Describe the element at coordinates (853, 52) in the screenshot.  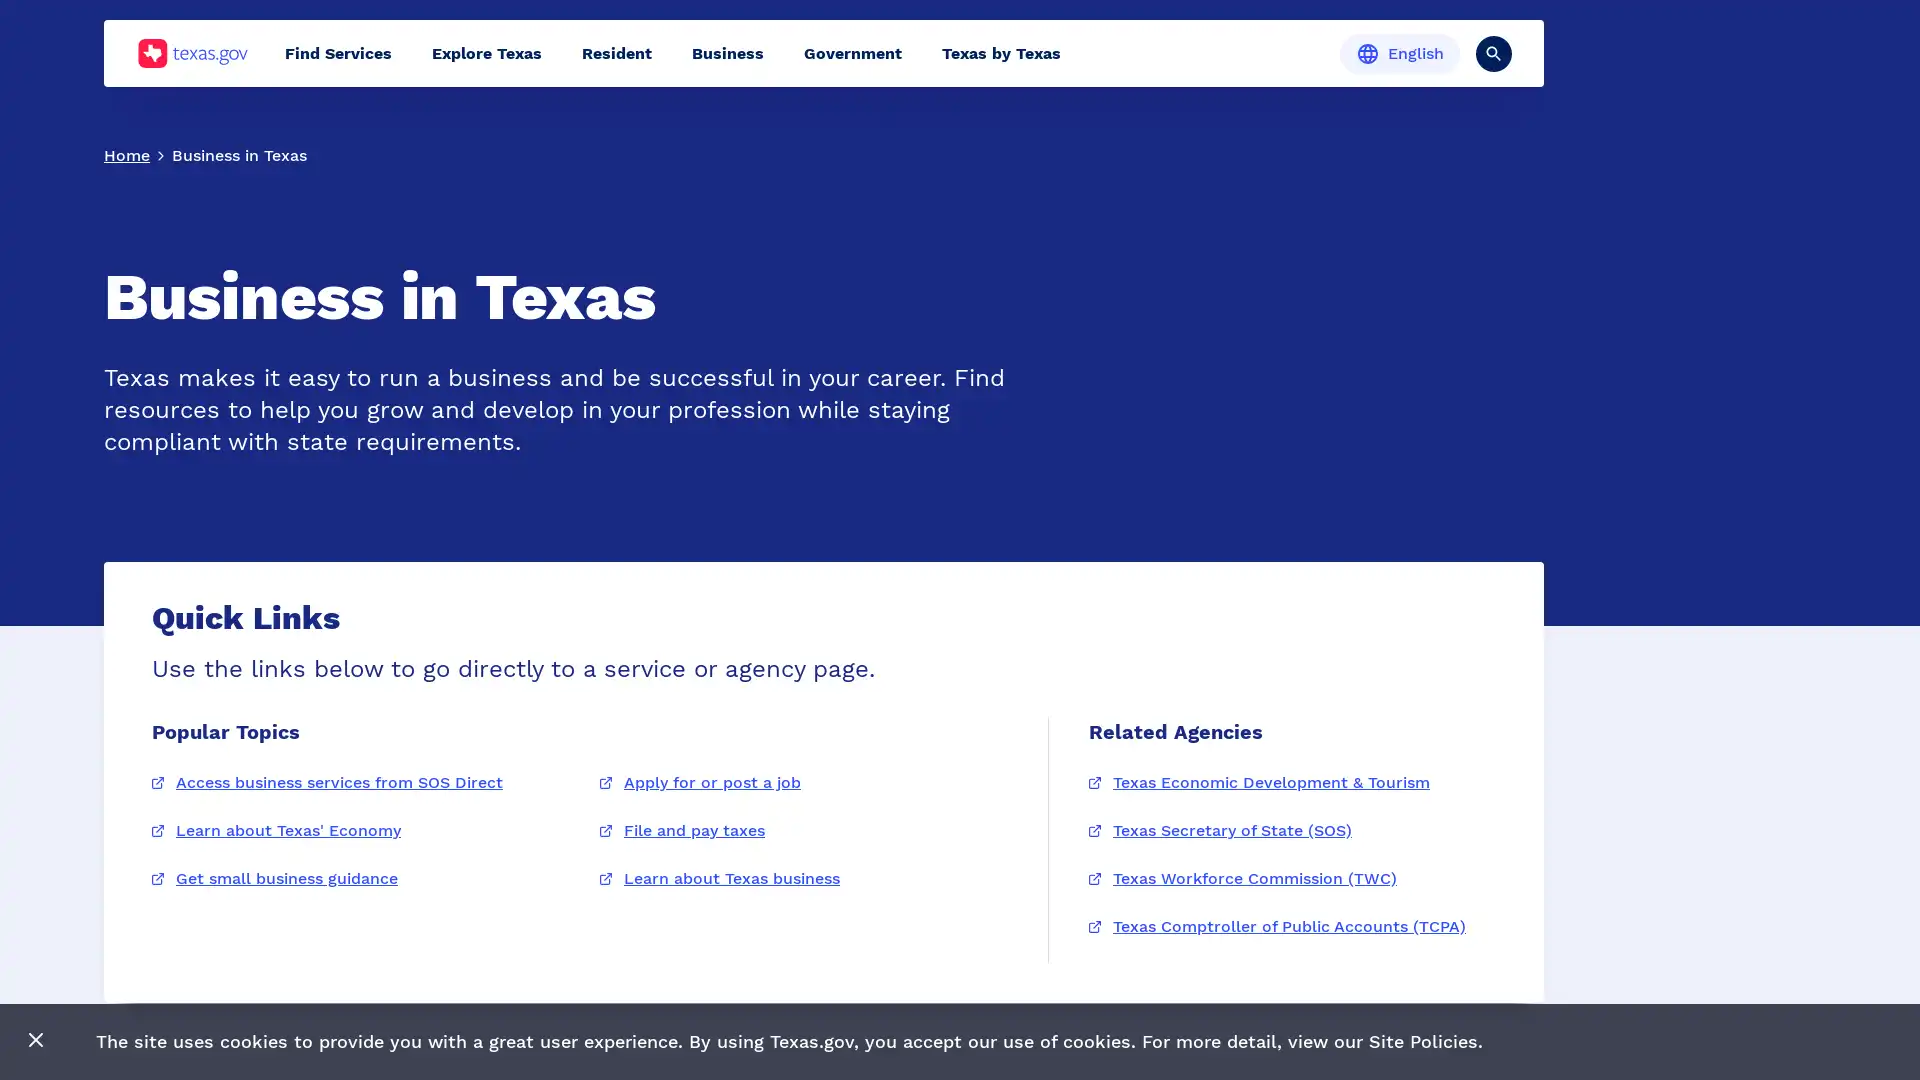
I see `Government` at that location.